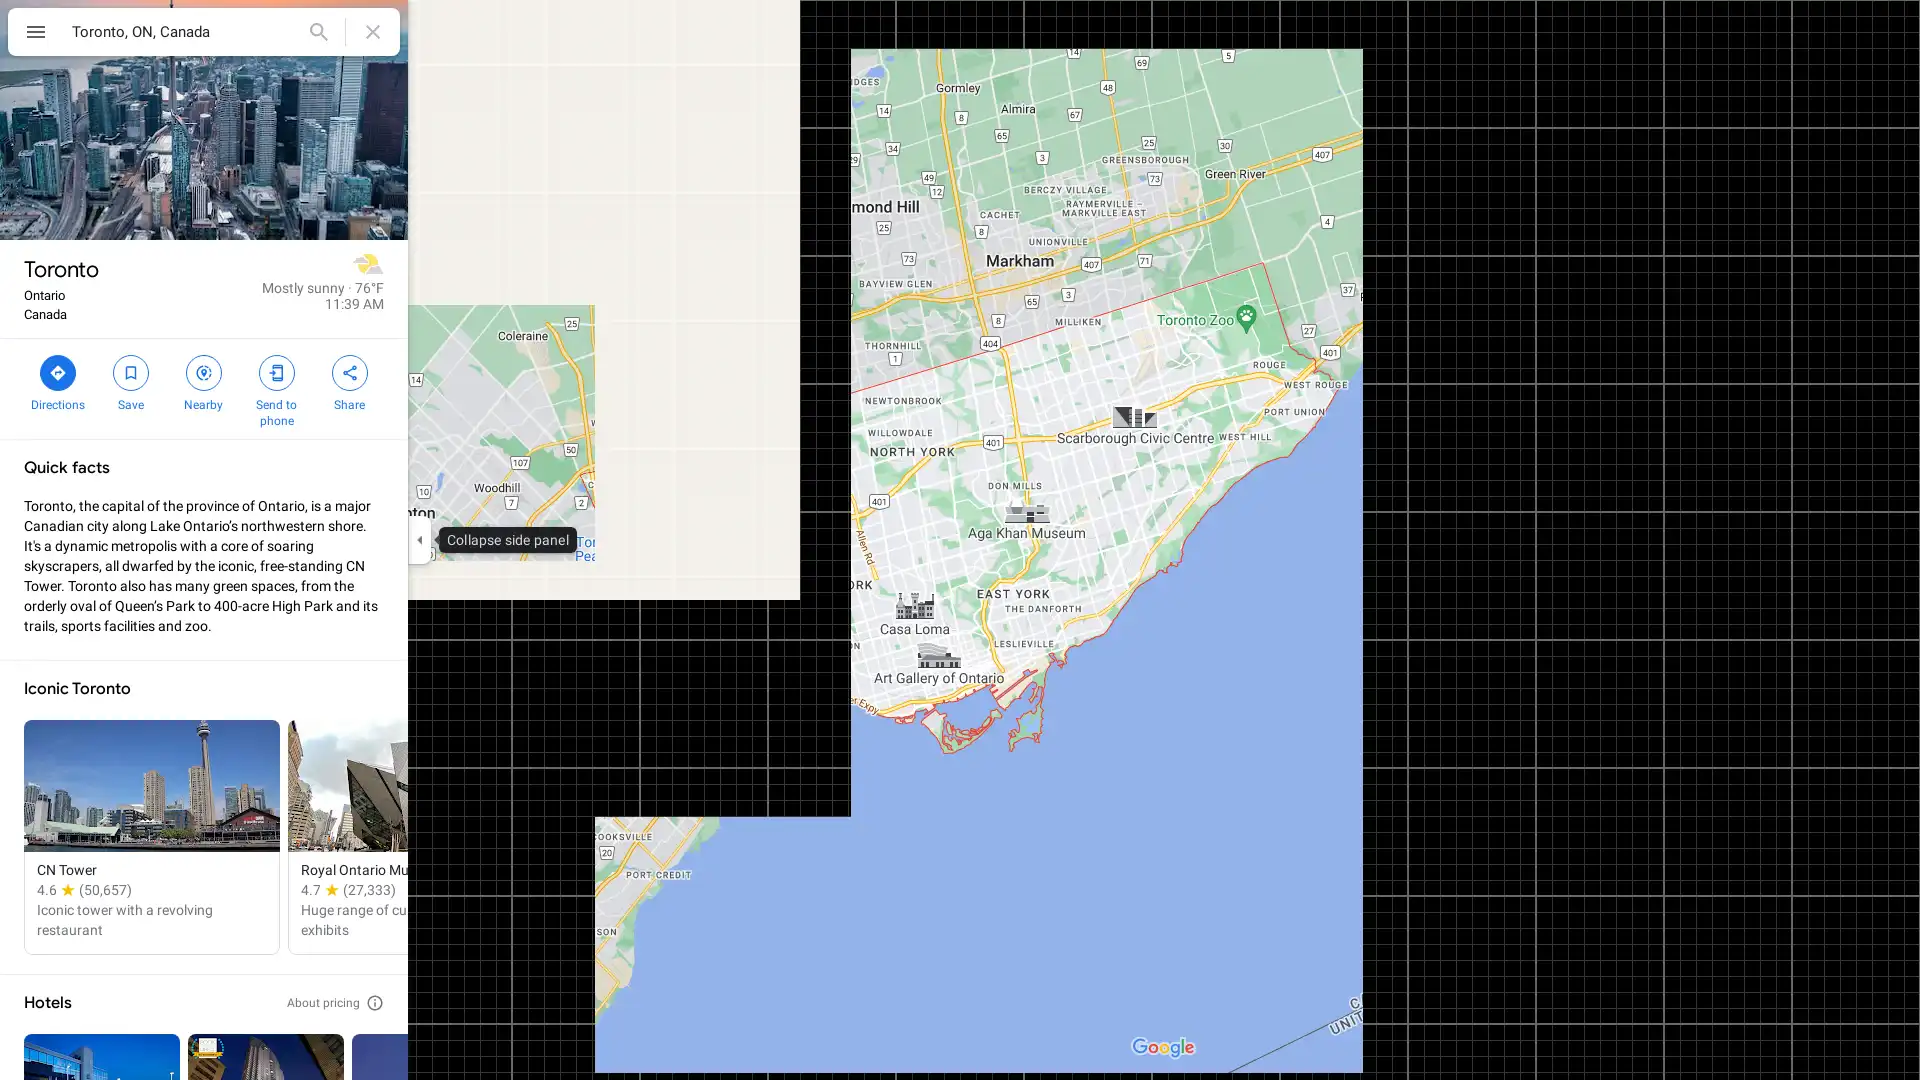  What do you see at coordinates (317, 31) in the screenshot?
I see `Search` at bounding box center [317, 31].